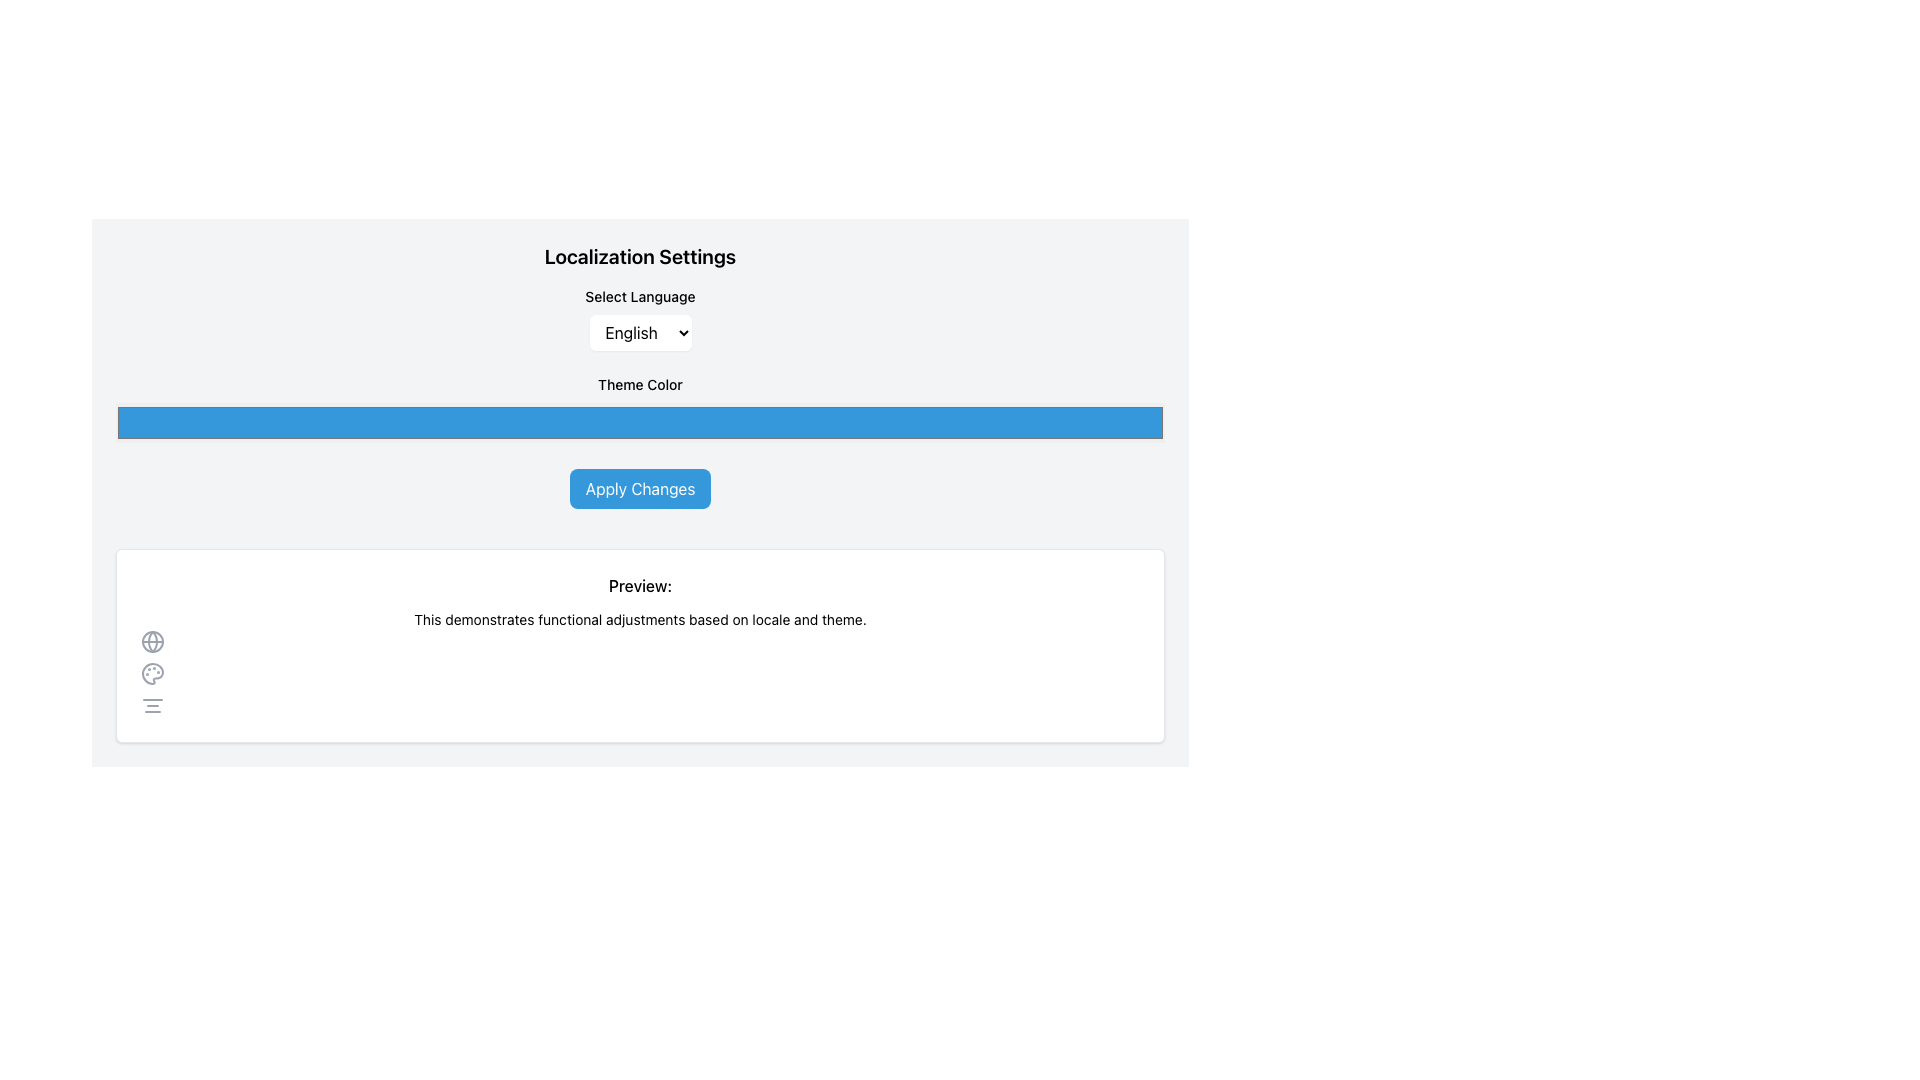  What do you see at coordinates (152, 674) in the screenshot?
I see `the second icon from the top in the vertical column of three icons located in the left section of the white preview box near its top-left edge` at bounding box center [152, 674].